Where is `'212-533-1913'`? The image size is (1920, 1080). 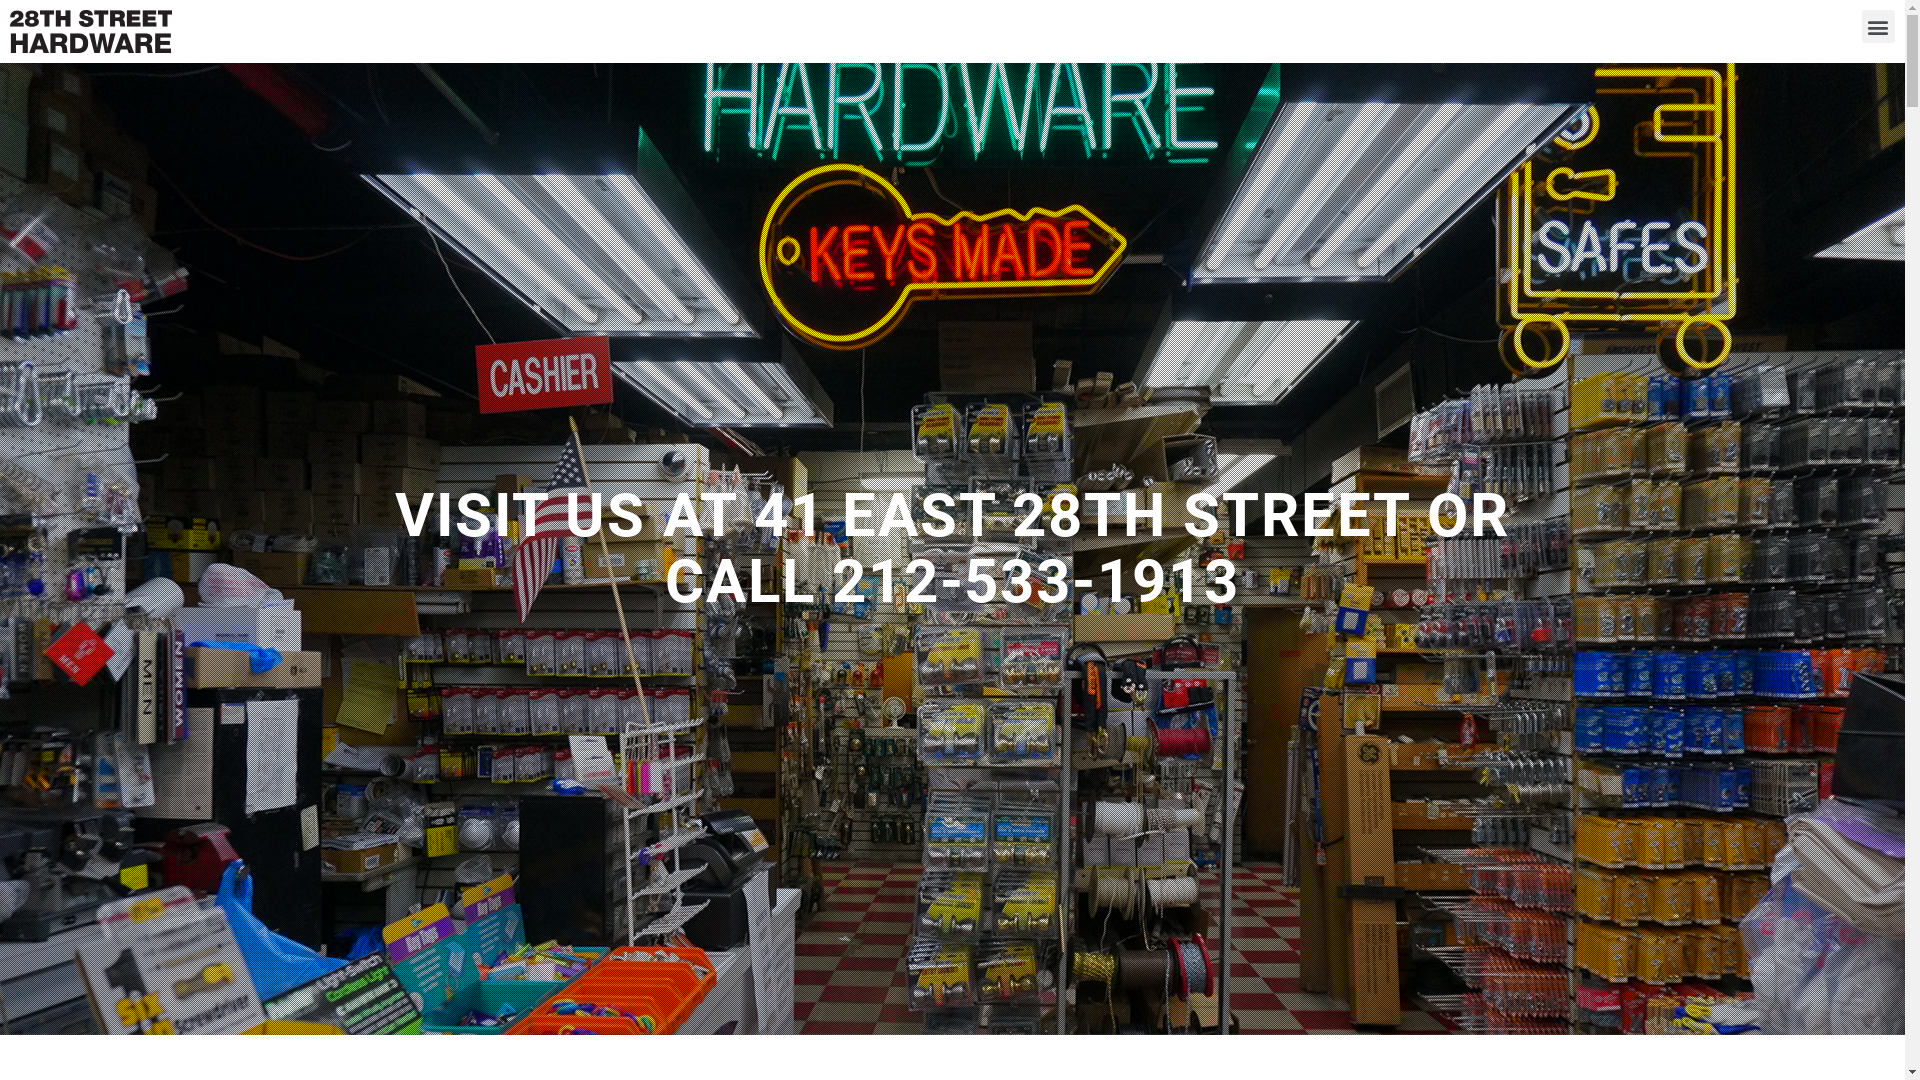
'212-533-1913' is located at coordinates (1036, 581).